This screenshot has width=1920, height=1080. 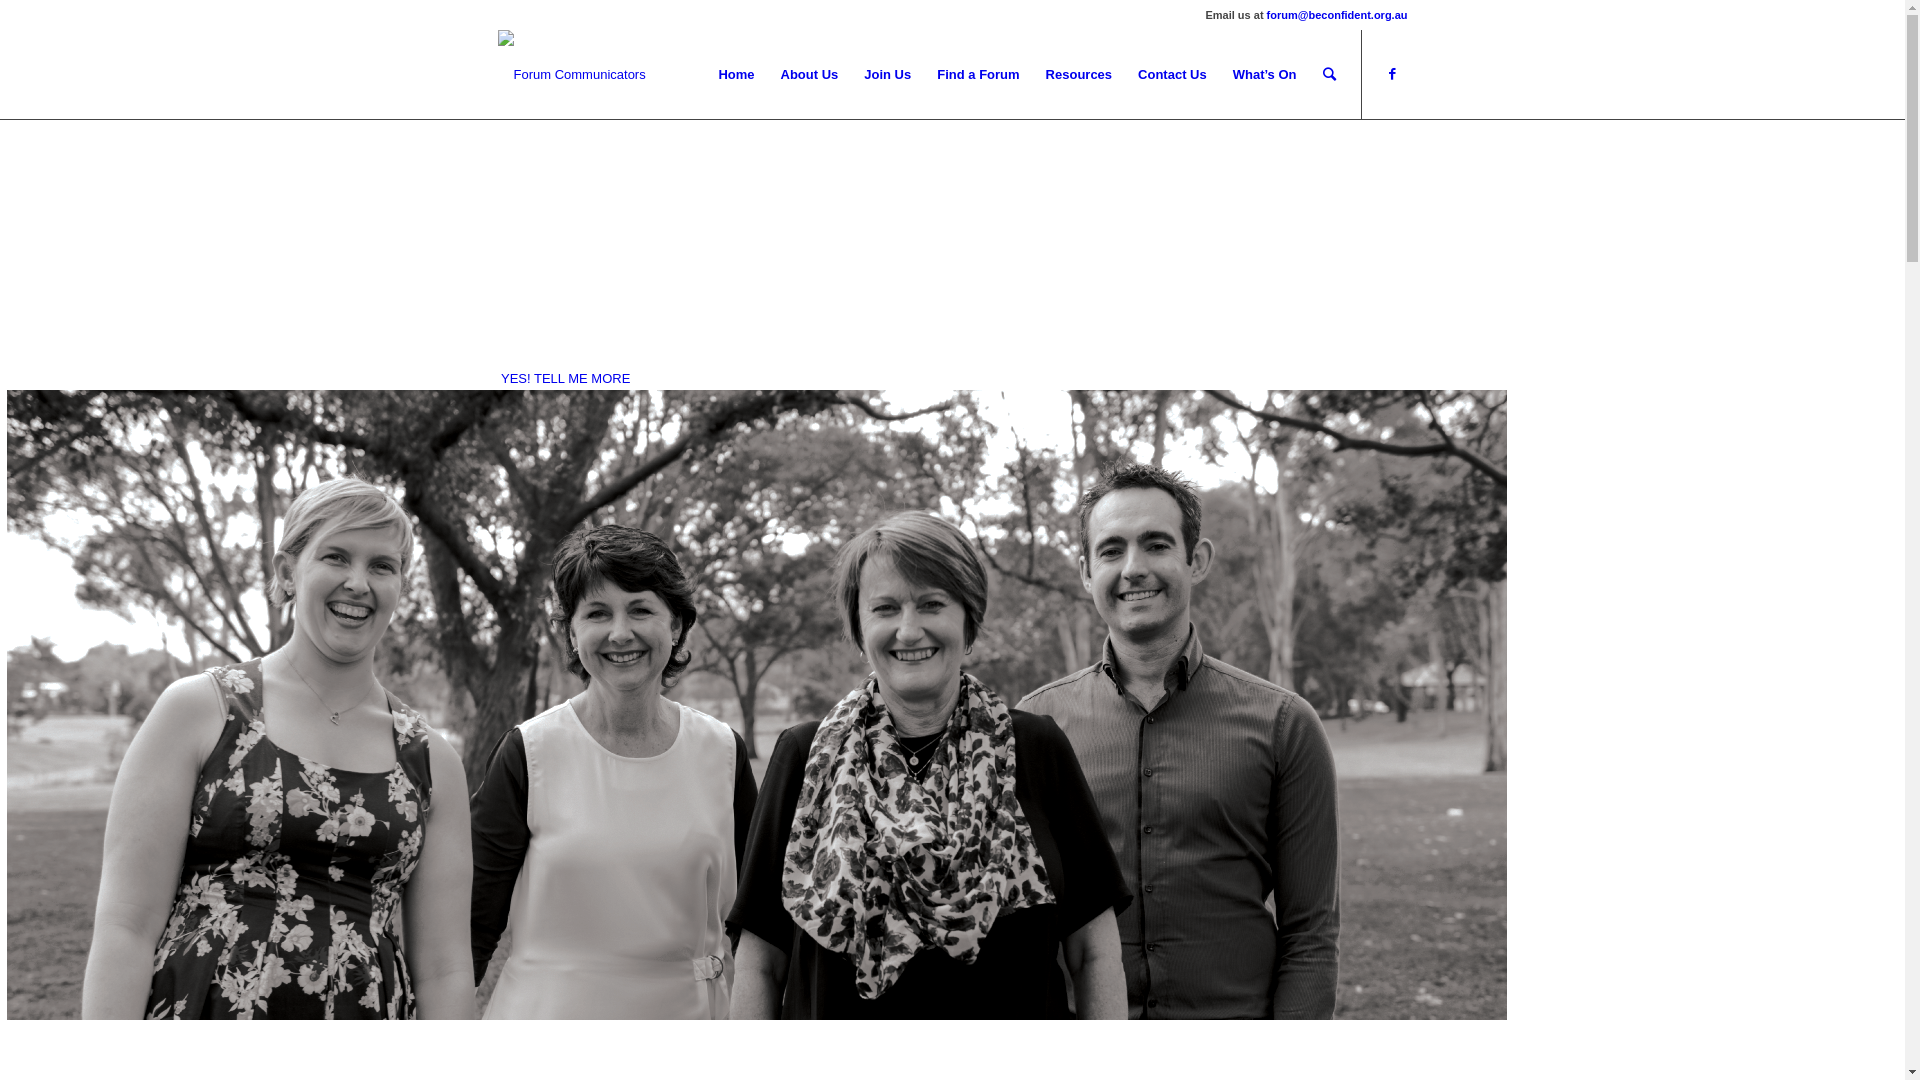 I want to click on 'forum@beconfident.org.au', so click(x=1337, y=15).